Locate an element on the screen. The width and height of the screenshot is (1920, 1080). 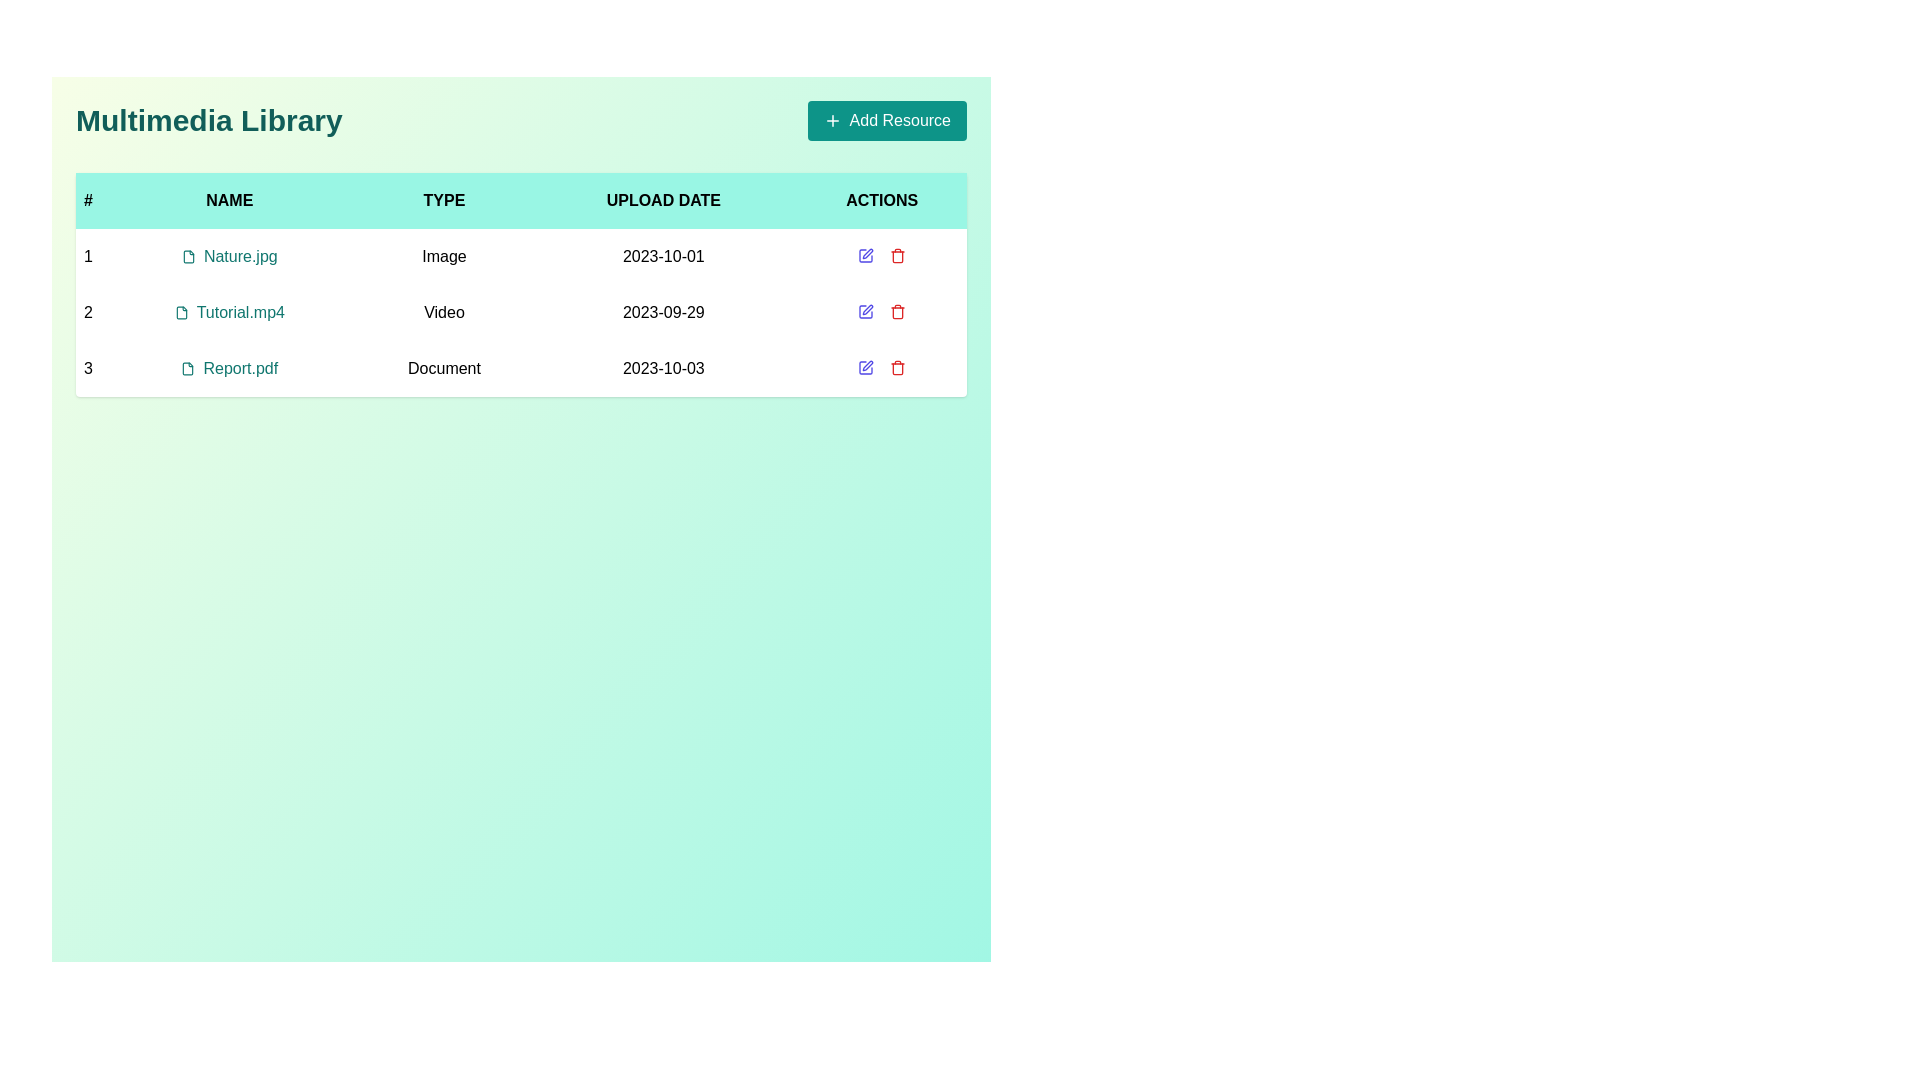
the red trash can icon button in the third row of the table under the 'Actions' column is located at coordinates (897, 256).